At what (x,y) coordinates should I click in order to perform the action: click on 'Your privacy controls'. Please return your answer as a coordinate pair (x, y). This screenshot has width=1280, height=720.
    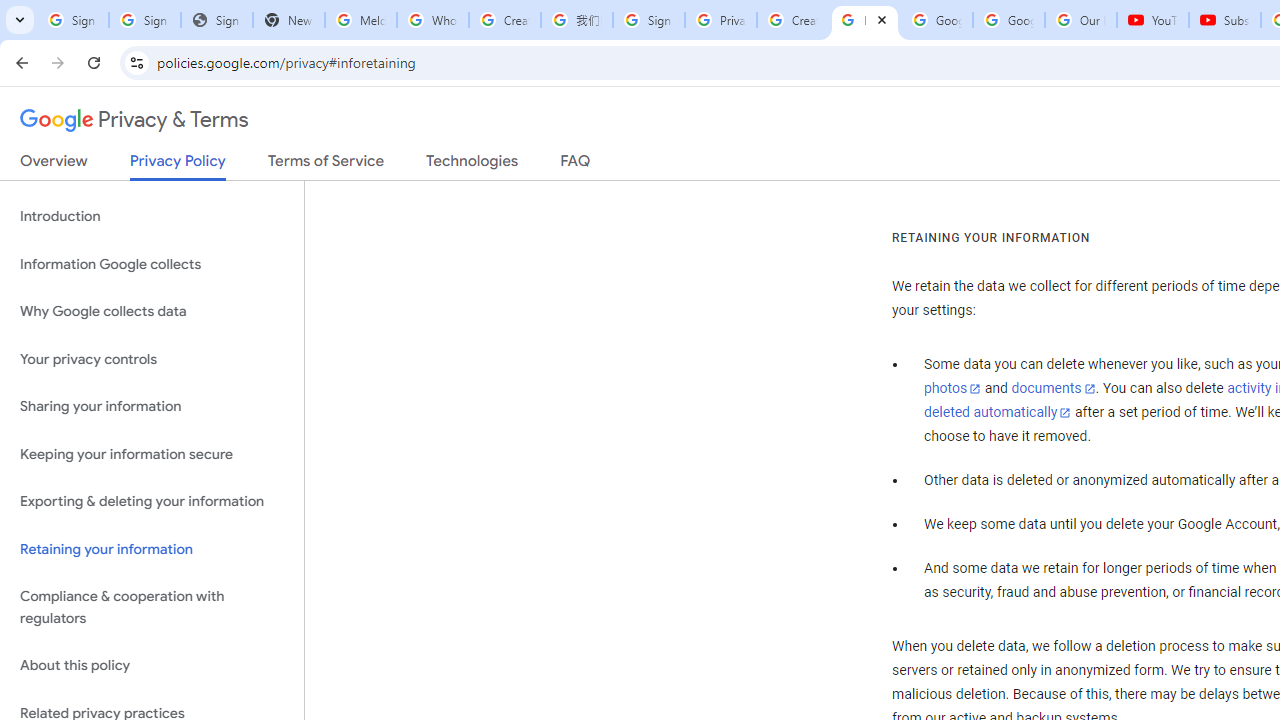
    Looking at the image, I should click on (151, 358).